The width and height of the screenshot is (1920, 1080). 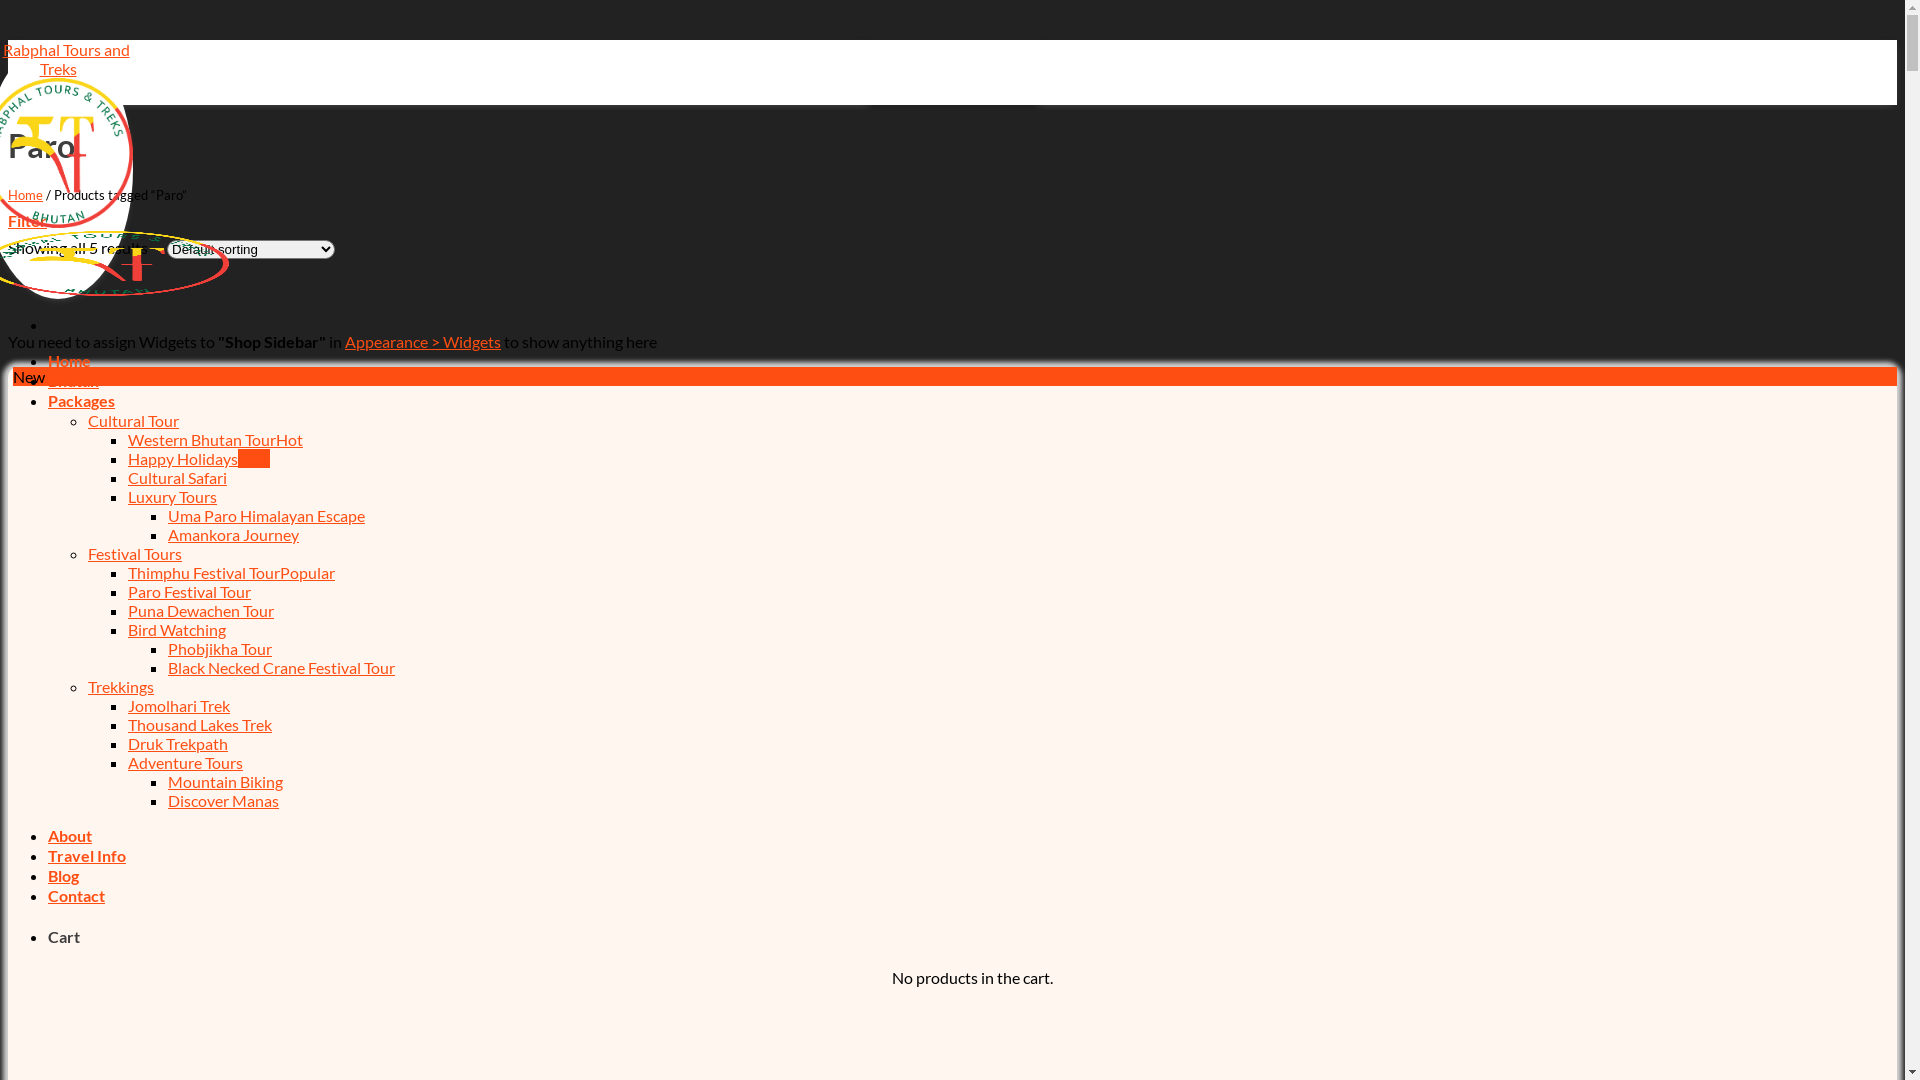 What do you see at coordinates (265, 514) in the screenshot?
I see `'Uma Paro Himalayan Escape'` at bounding box center [265, 514].